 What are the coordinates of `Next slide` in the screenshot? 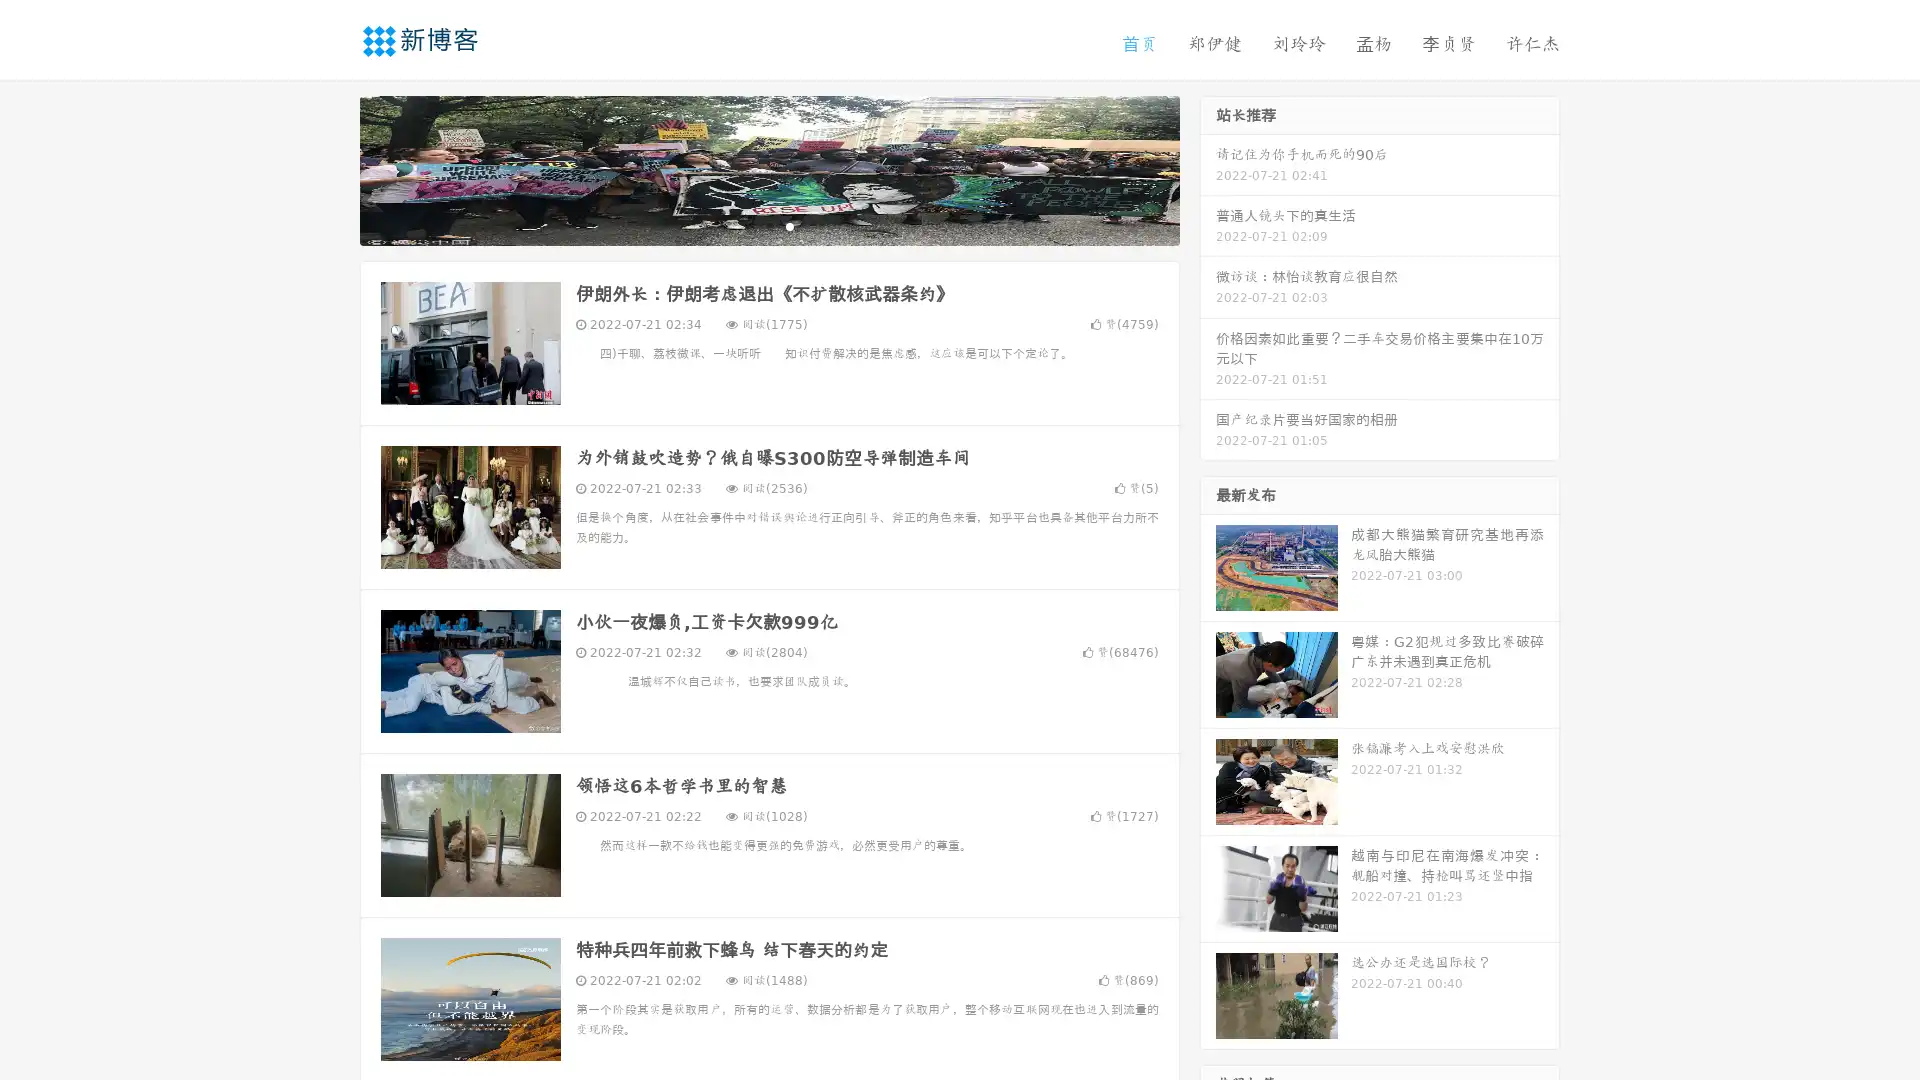 It's located at (1208, 168).